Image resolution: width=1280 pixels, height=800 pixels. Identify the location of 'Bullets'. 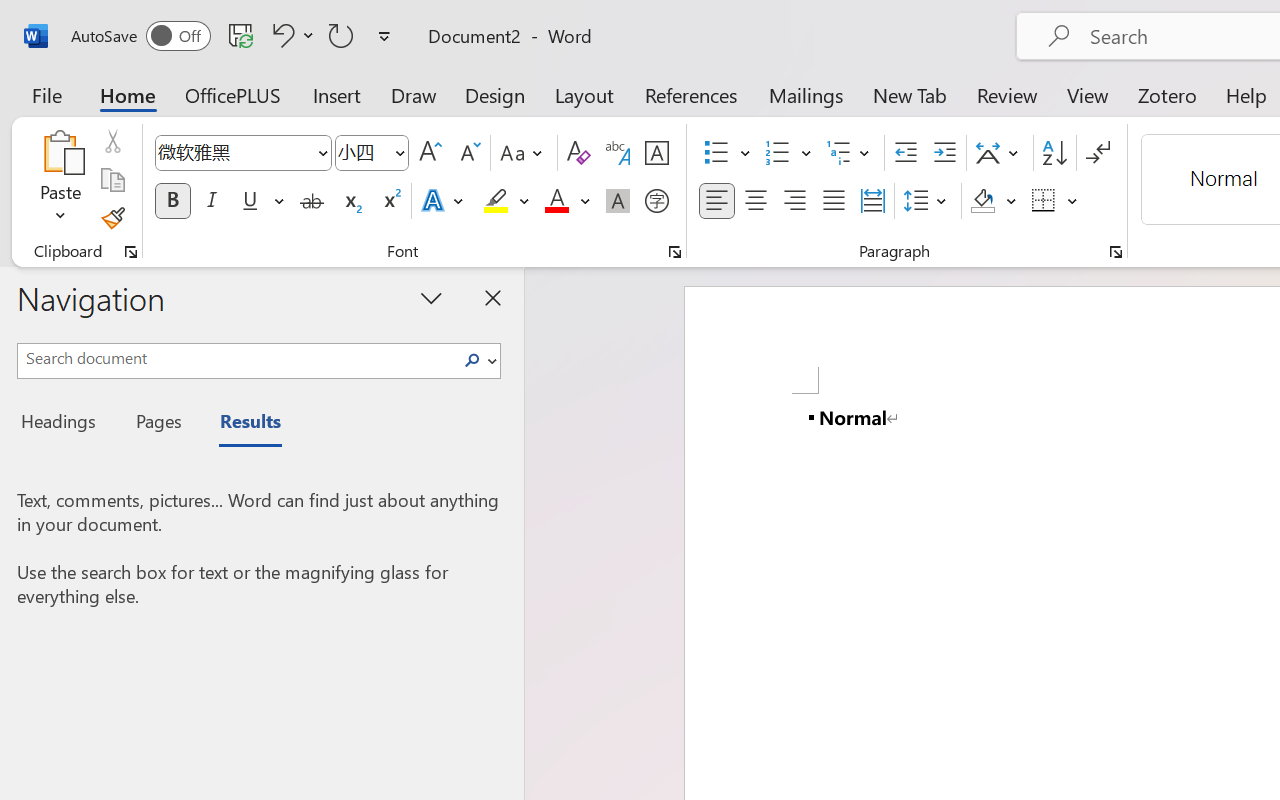
(726, 153).